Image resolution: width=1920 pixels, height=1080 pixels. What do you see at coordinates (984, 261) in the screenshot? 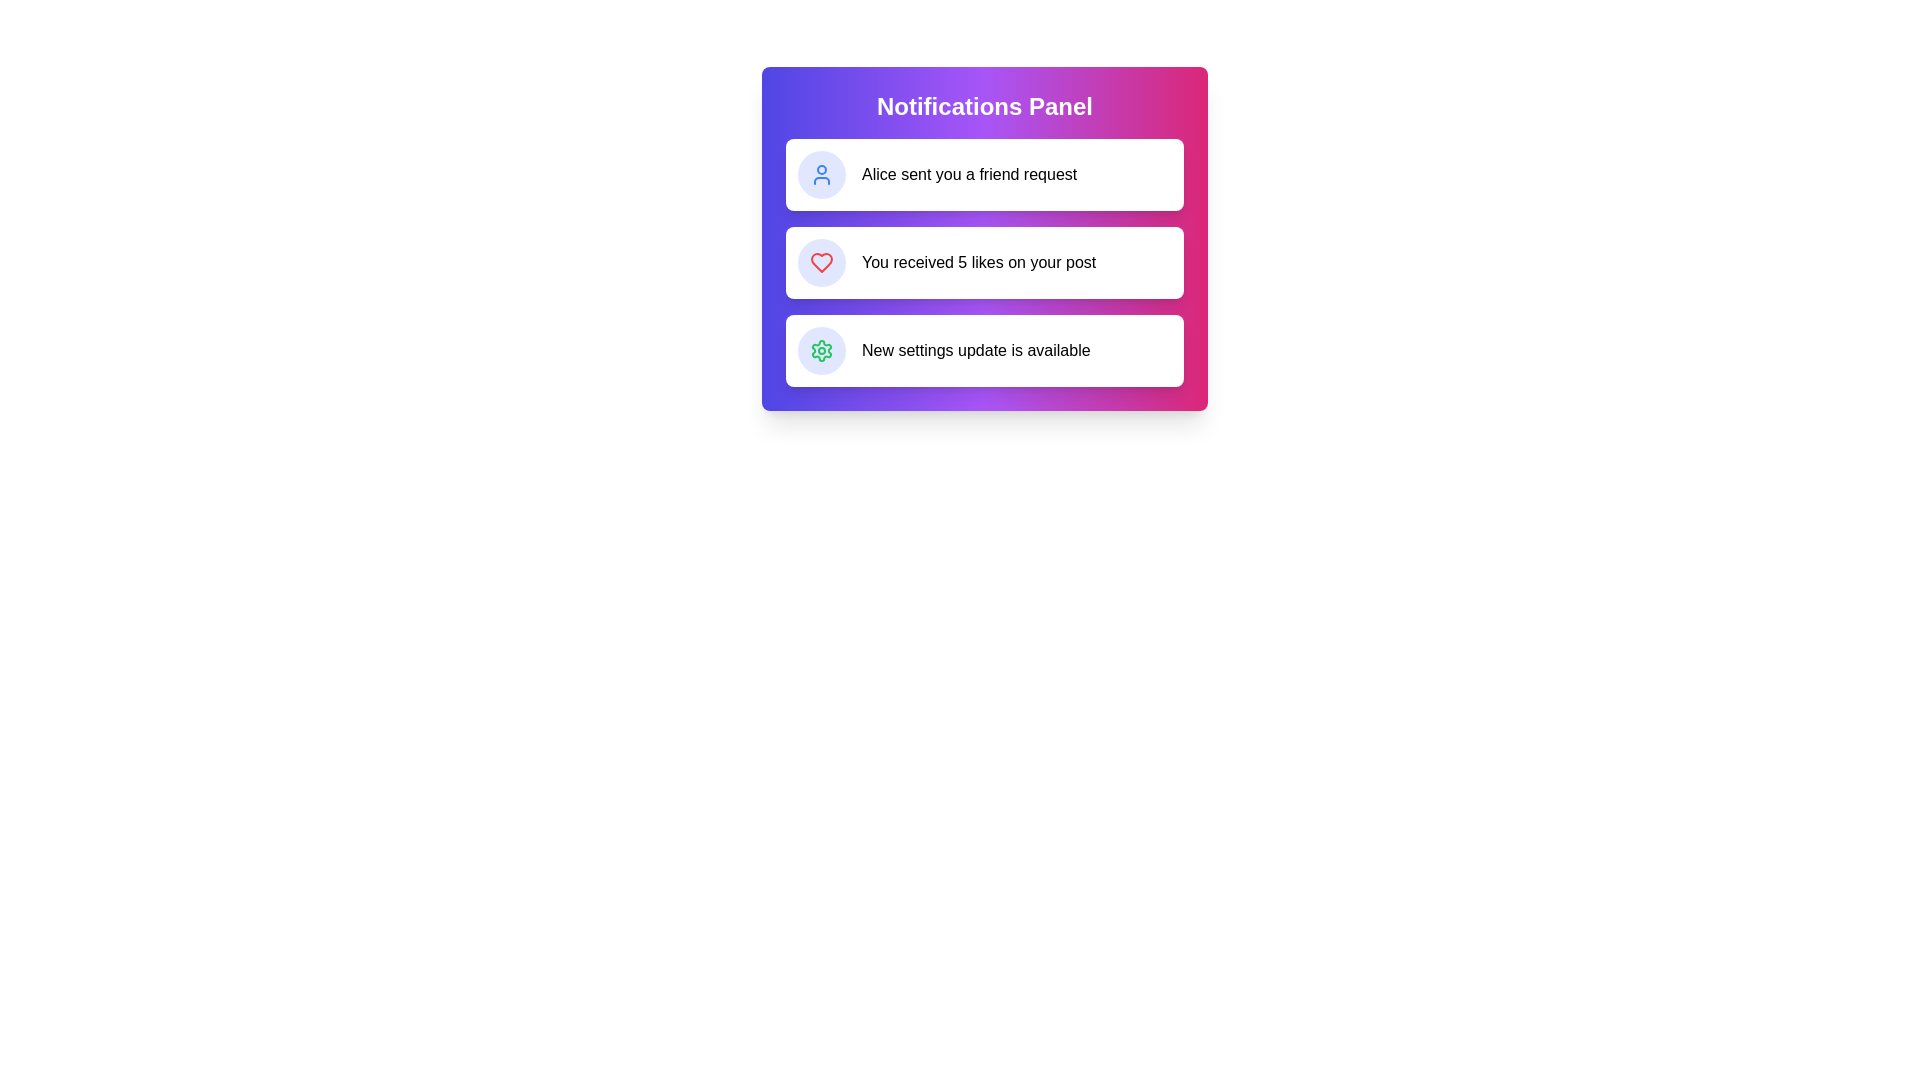
I see `second notification in the notifications panel that informs the user about receiving five likes on a post` at bounding box center [984, 261].